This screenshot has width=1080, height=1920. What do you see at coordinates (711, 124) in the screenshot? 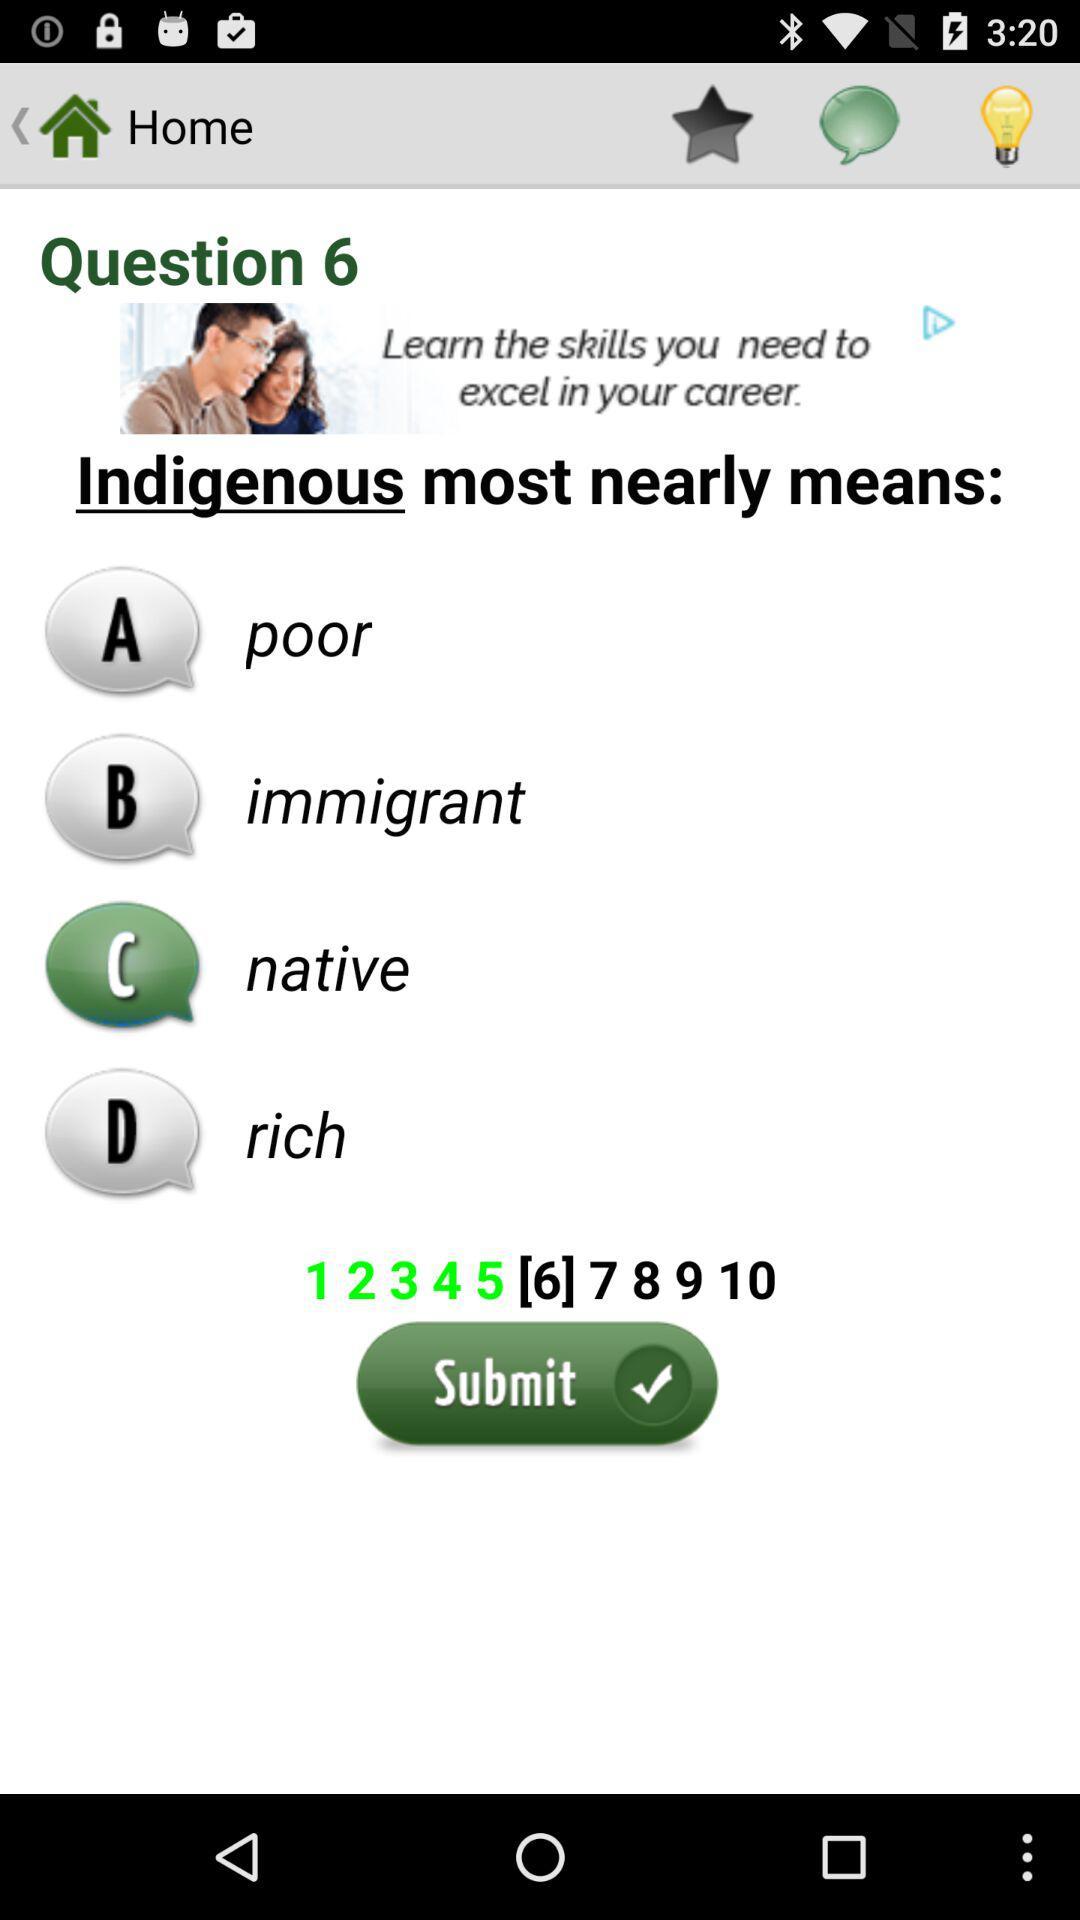
I see `icon on the right side of home` at bounding box center [711, 124].